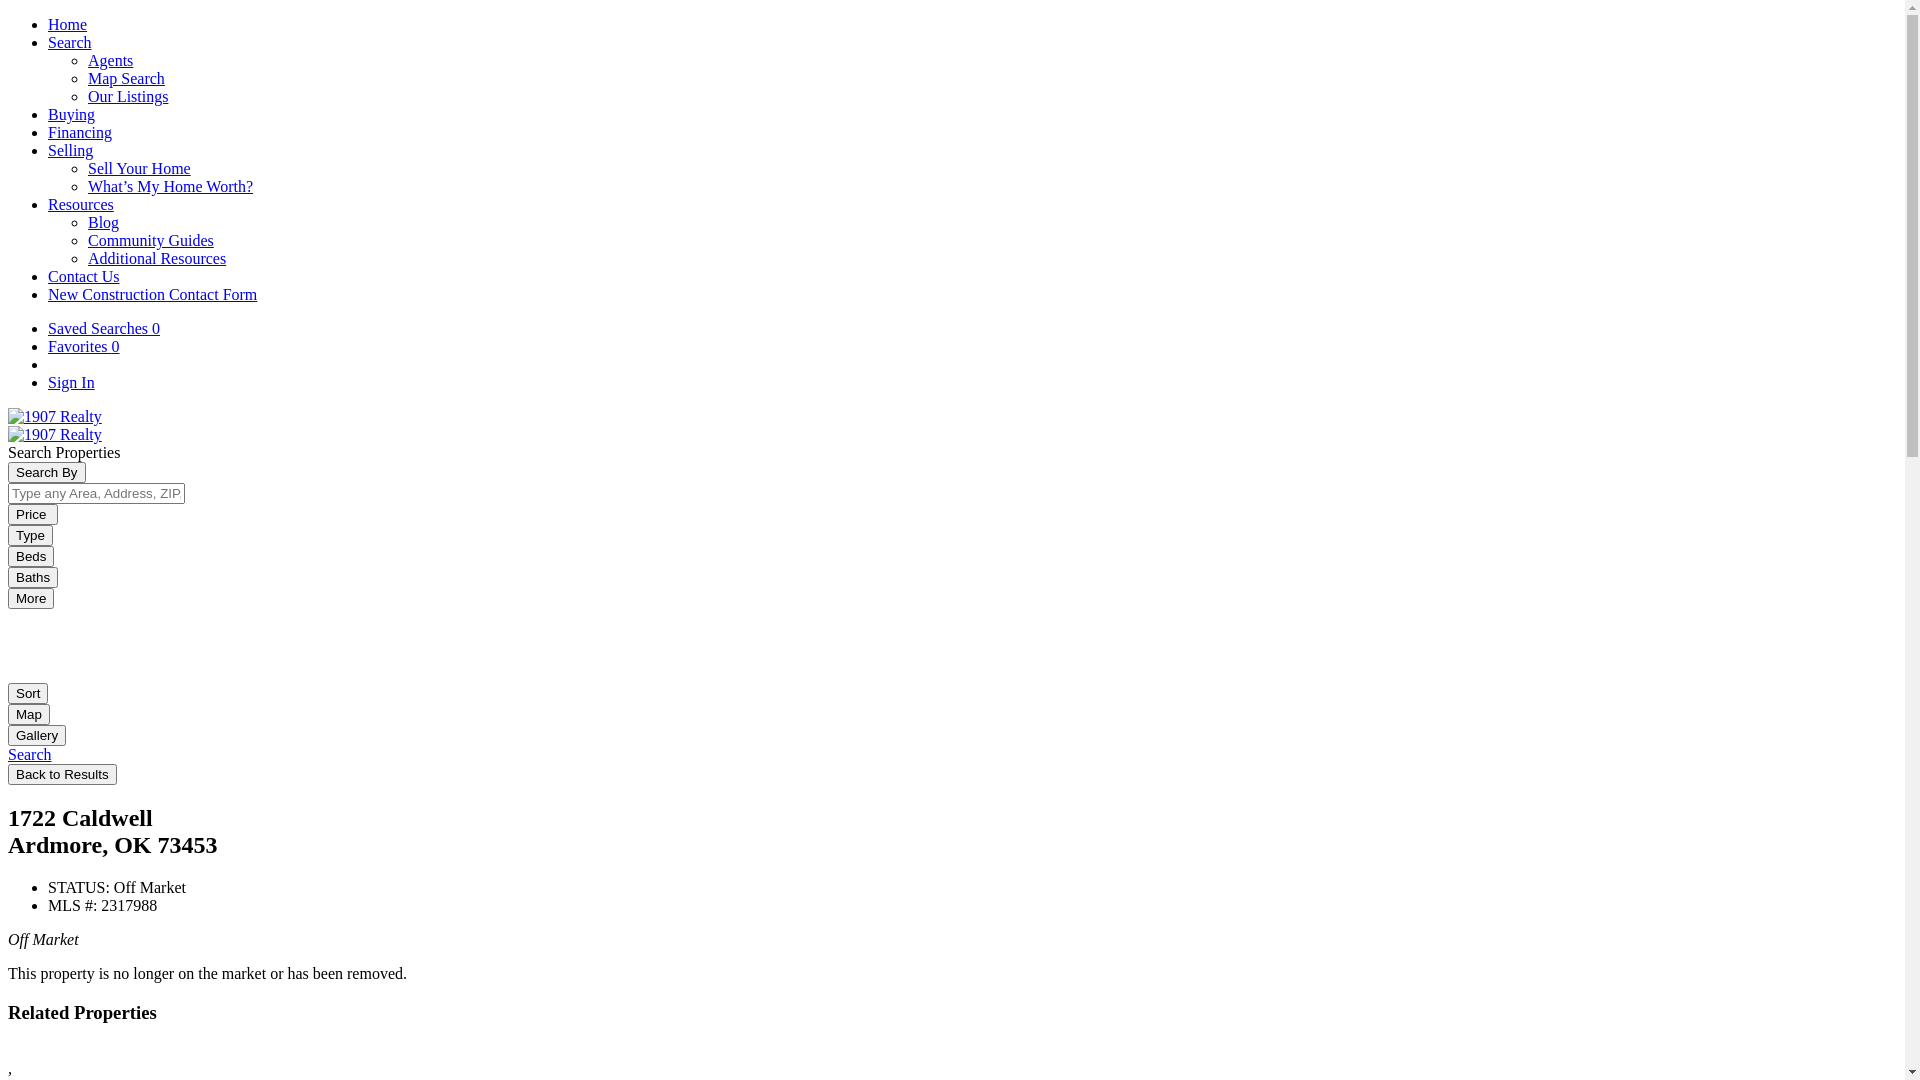 This screenshot has height=1080, width=1920. Describe the element at coordinates (102, 222) in the screenshot. I see `'Blog'` at that location.